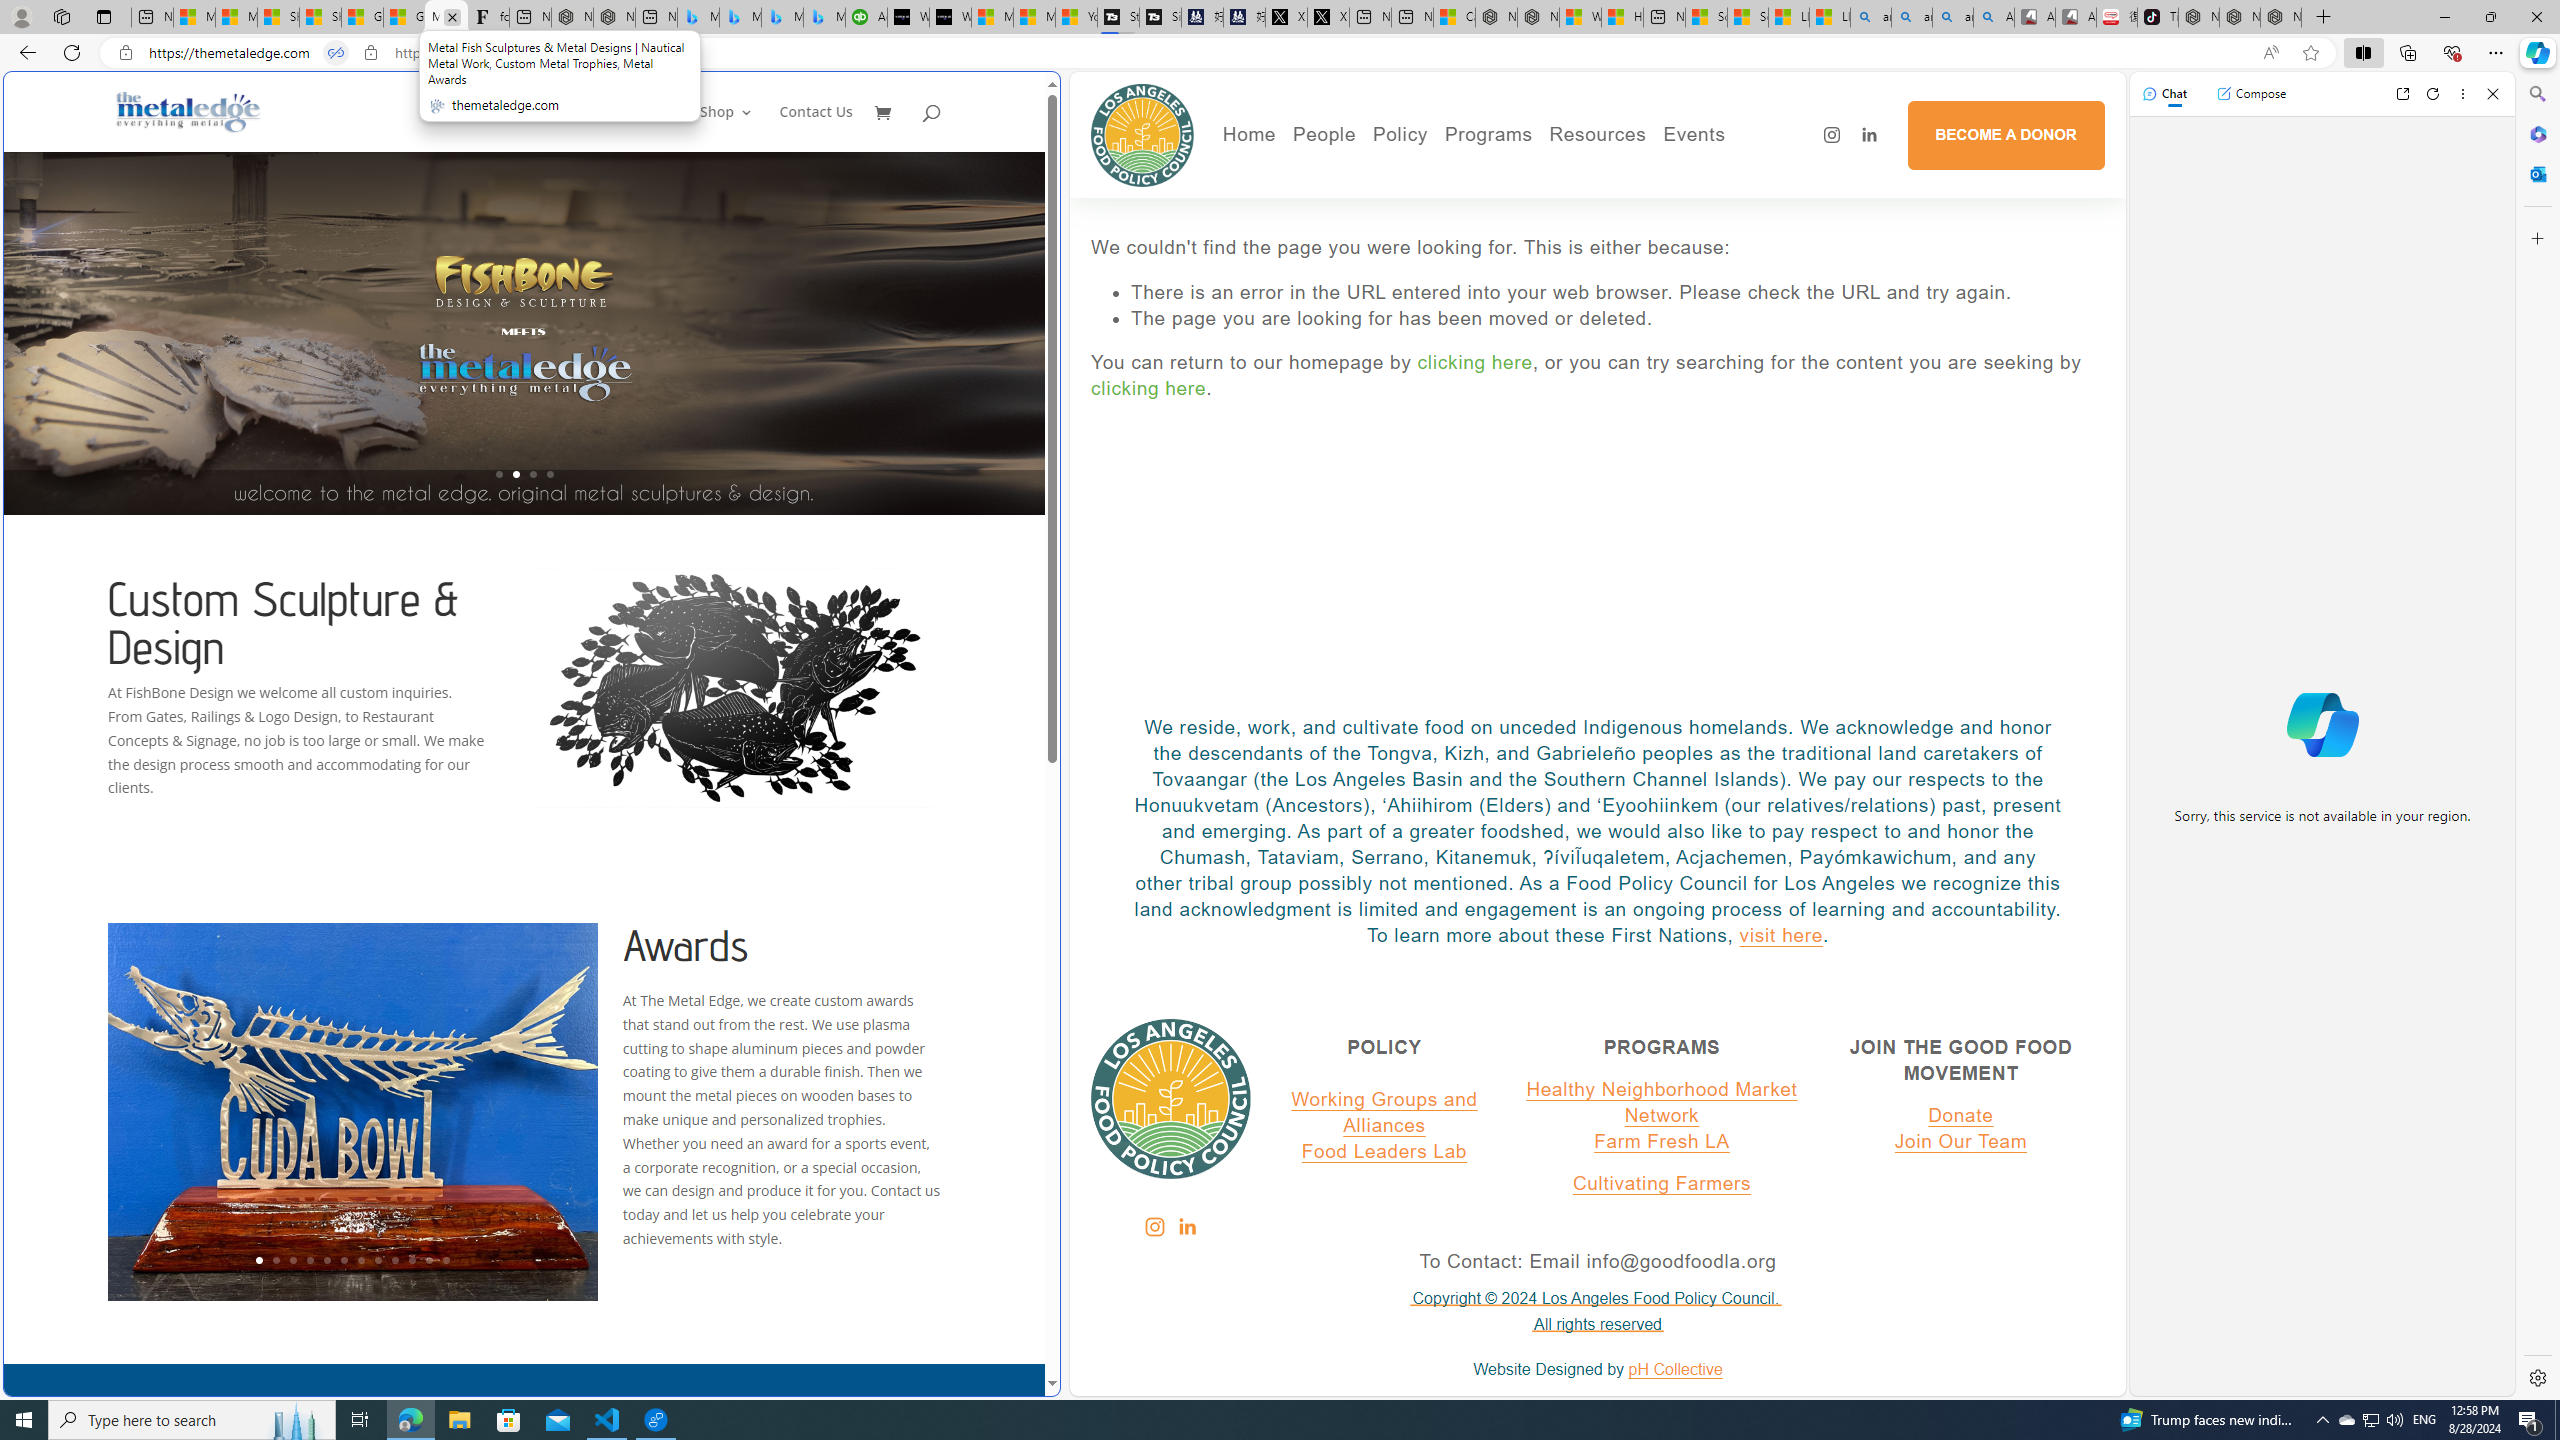  What do you see at coordinates (20, 16) in the screenshot?
I see `'Personal Profile'` at bounding box center [20, 16].